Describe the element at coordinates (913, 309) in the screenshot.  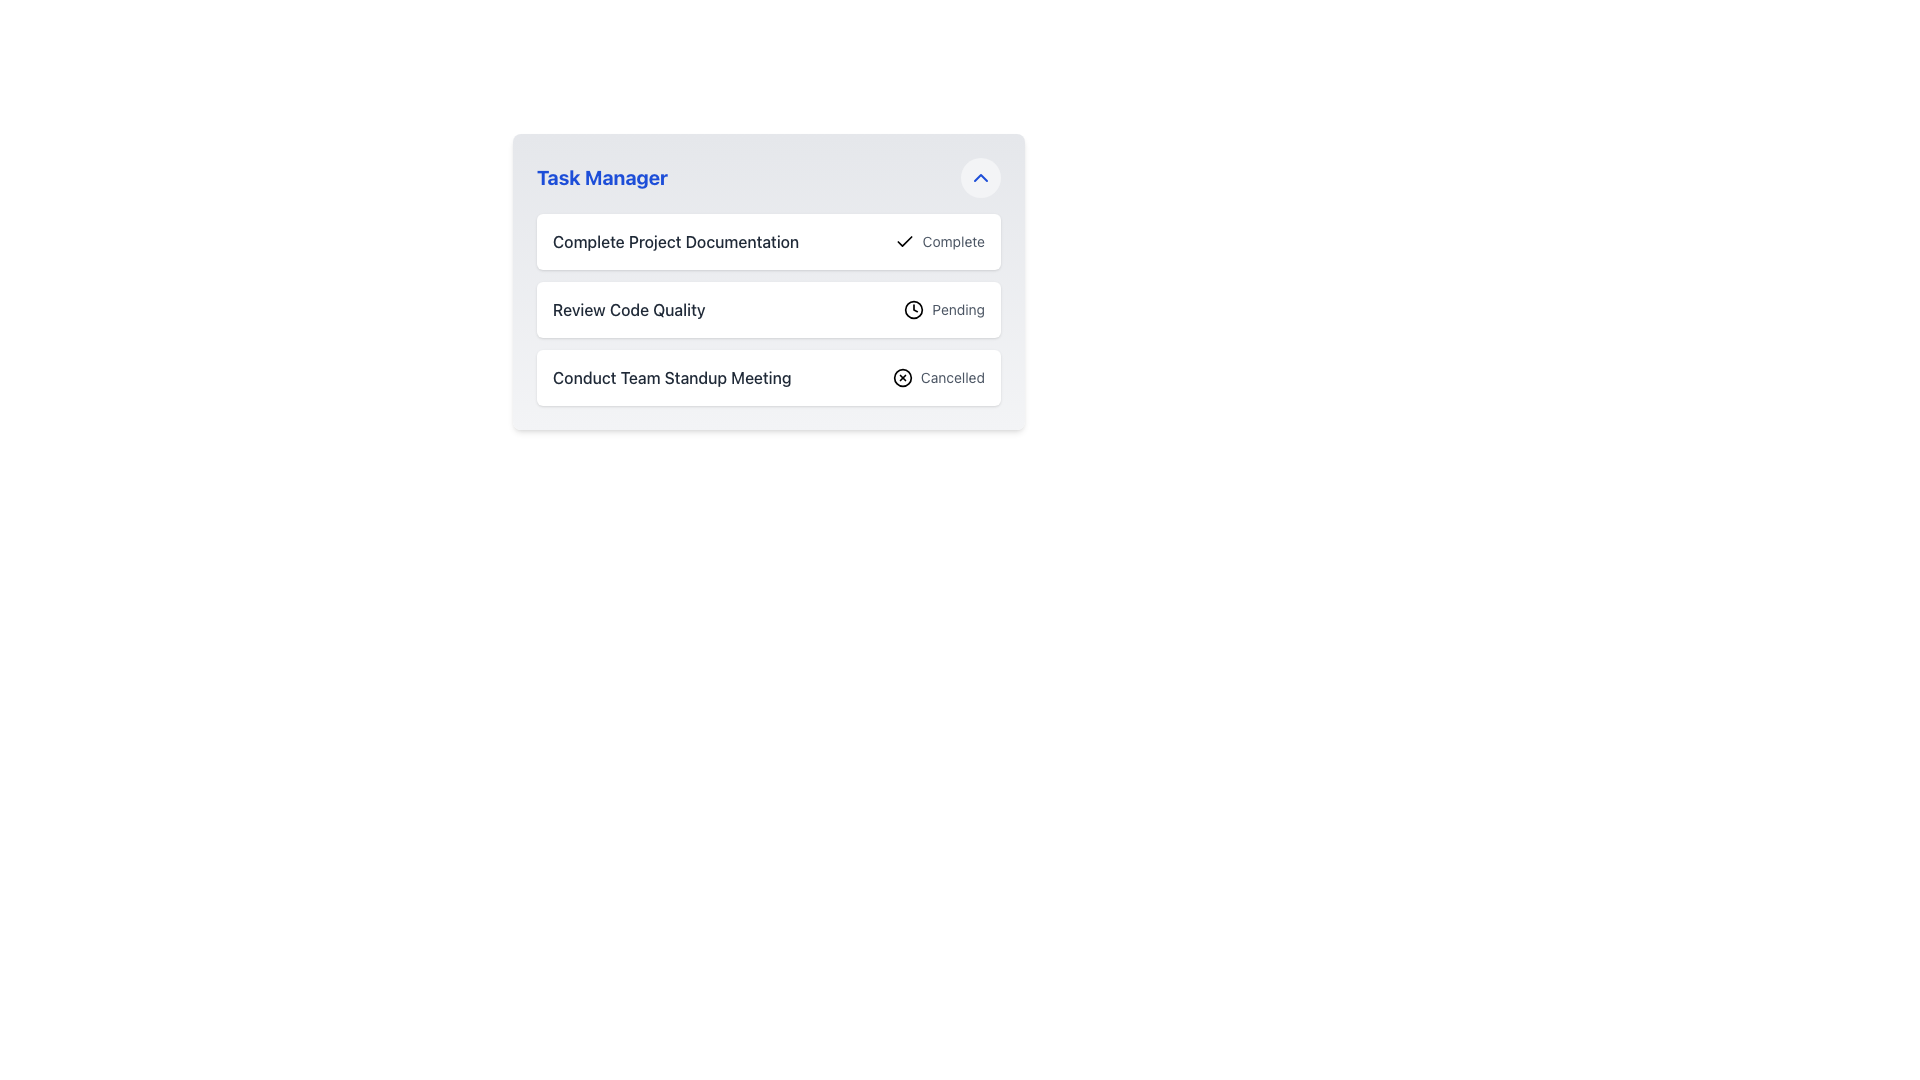
I see `the clock icon representing the 'Pending' status of the task titled 'Review Code Quality' in the task list` at that location.